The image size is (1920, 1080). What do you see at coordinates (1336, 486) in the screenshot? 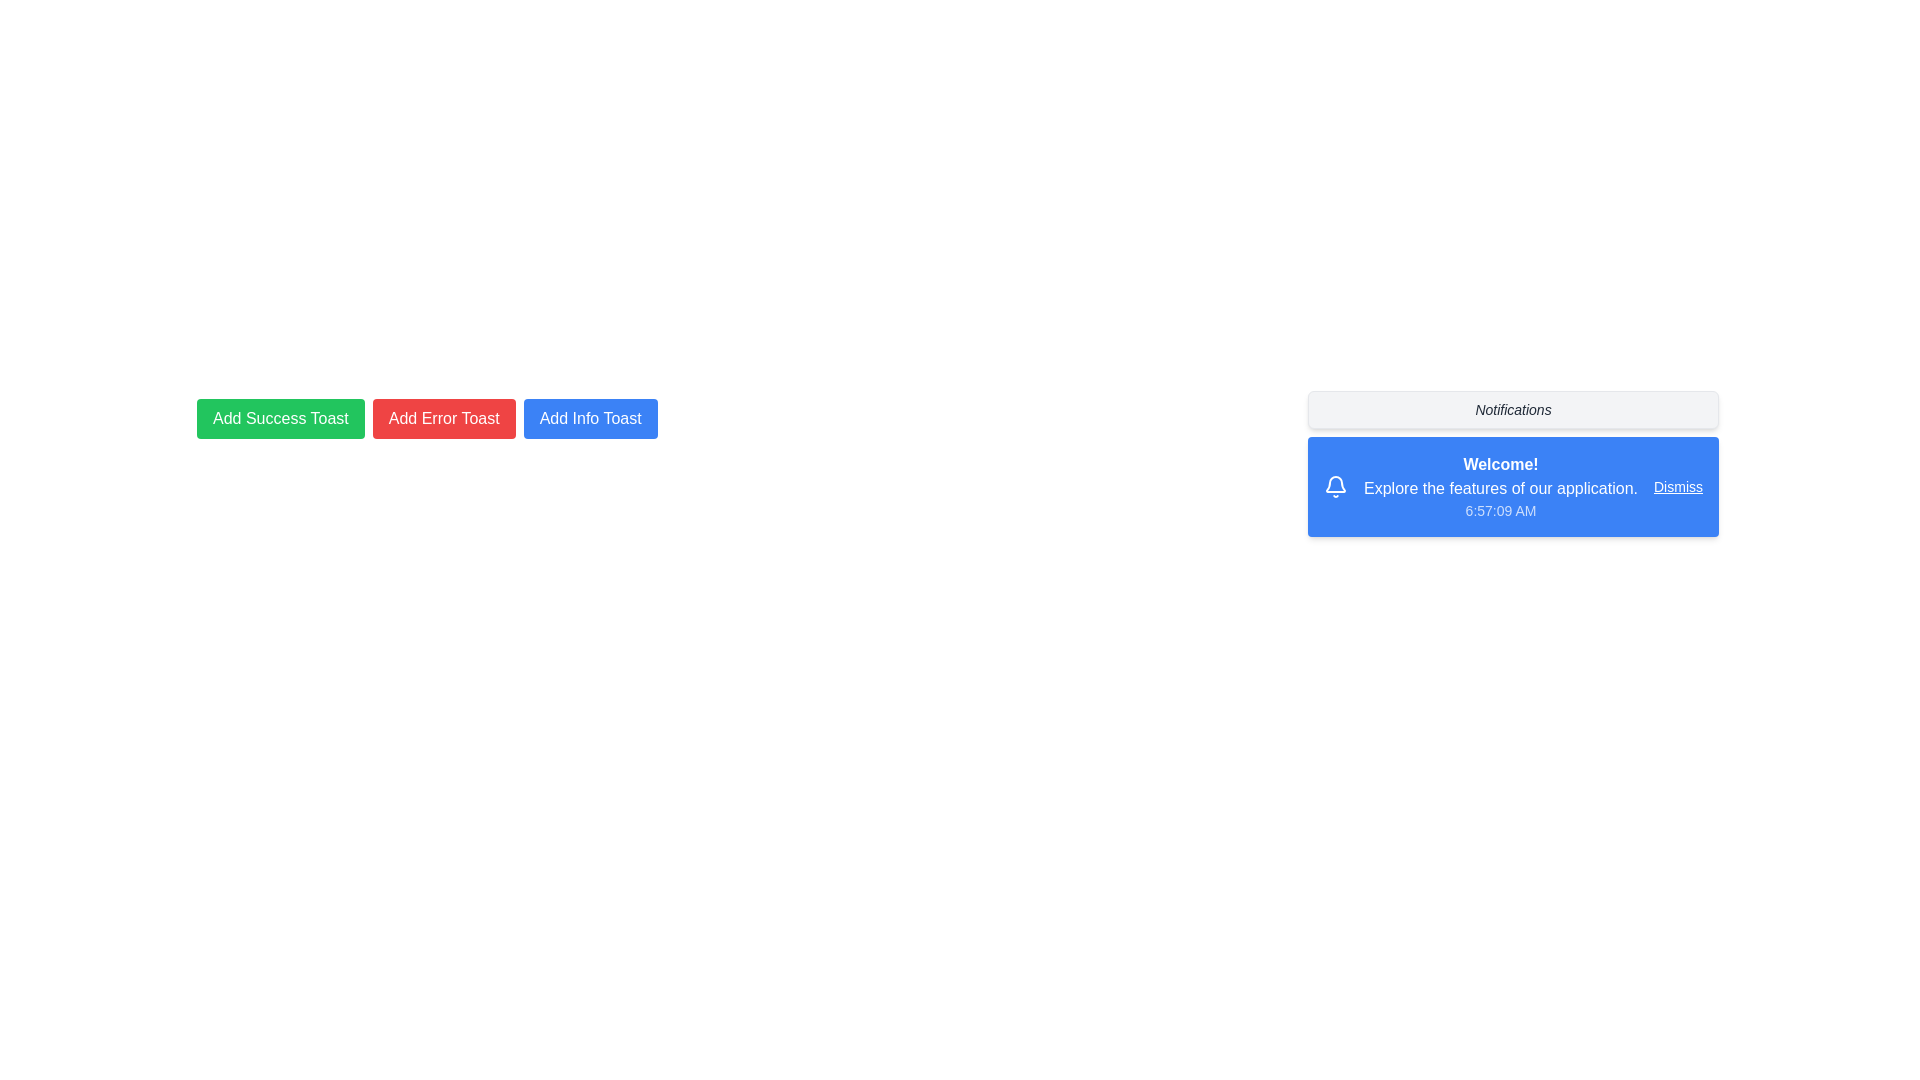
I see `the minimalist bell-shaped icon located to the left of the title 'Welcome!' in the notification card` at bounding box center [1336, 486].